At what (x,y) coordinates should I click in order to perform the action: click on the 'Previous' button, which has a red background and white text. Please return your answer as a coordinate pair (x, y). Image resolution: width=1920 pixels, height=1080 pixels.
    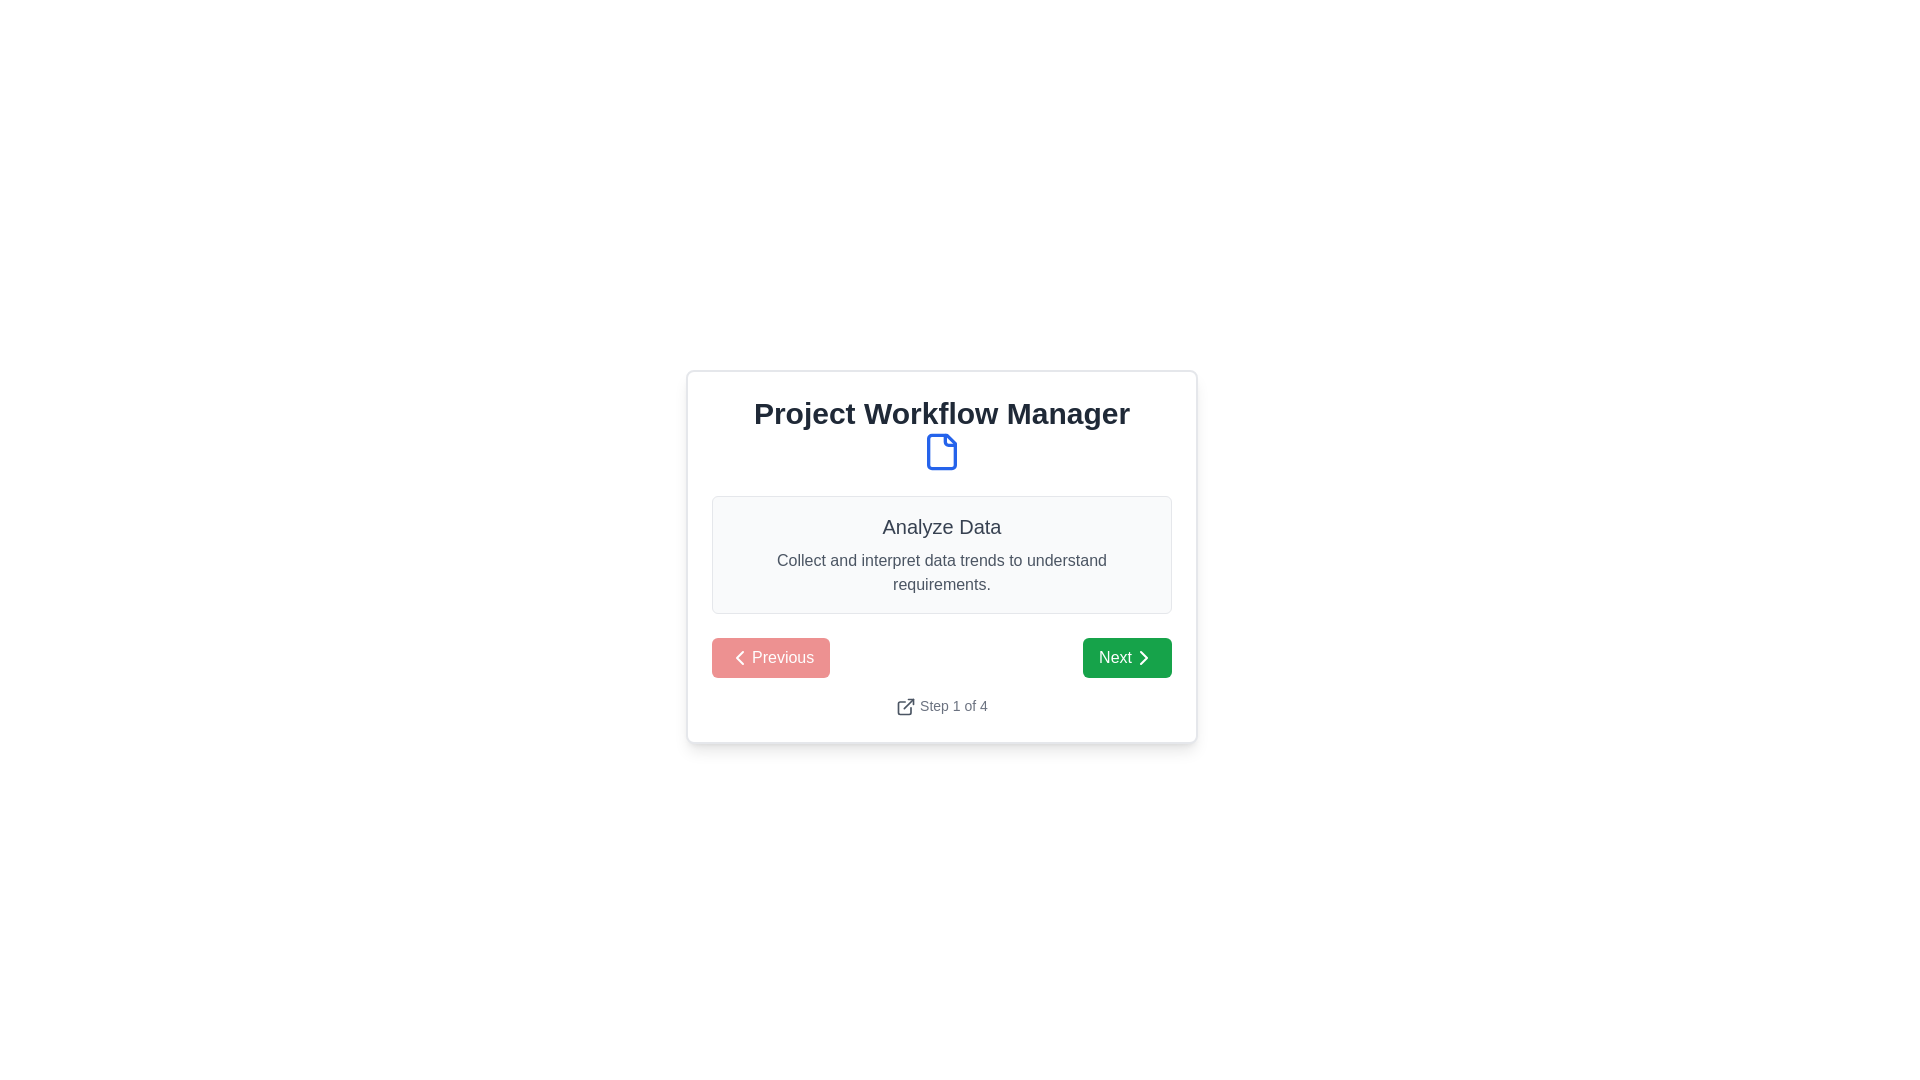
    Looking at the image, I should click on (770, 658).